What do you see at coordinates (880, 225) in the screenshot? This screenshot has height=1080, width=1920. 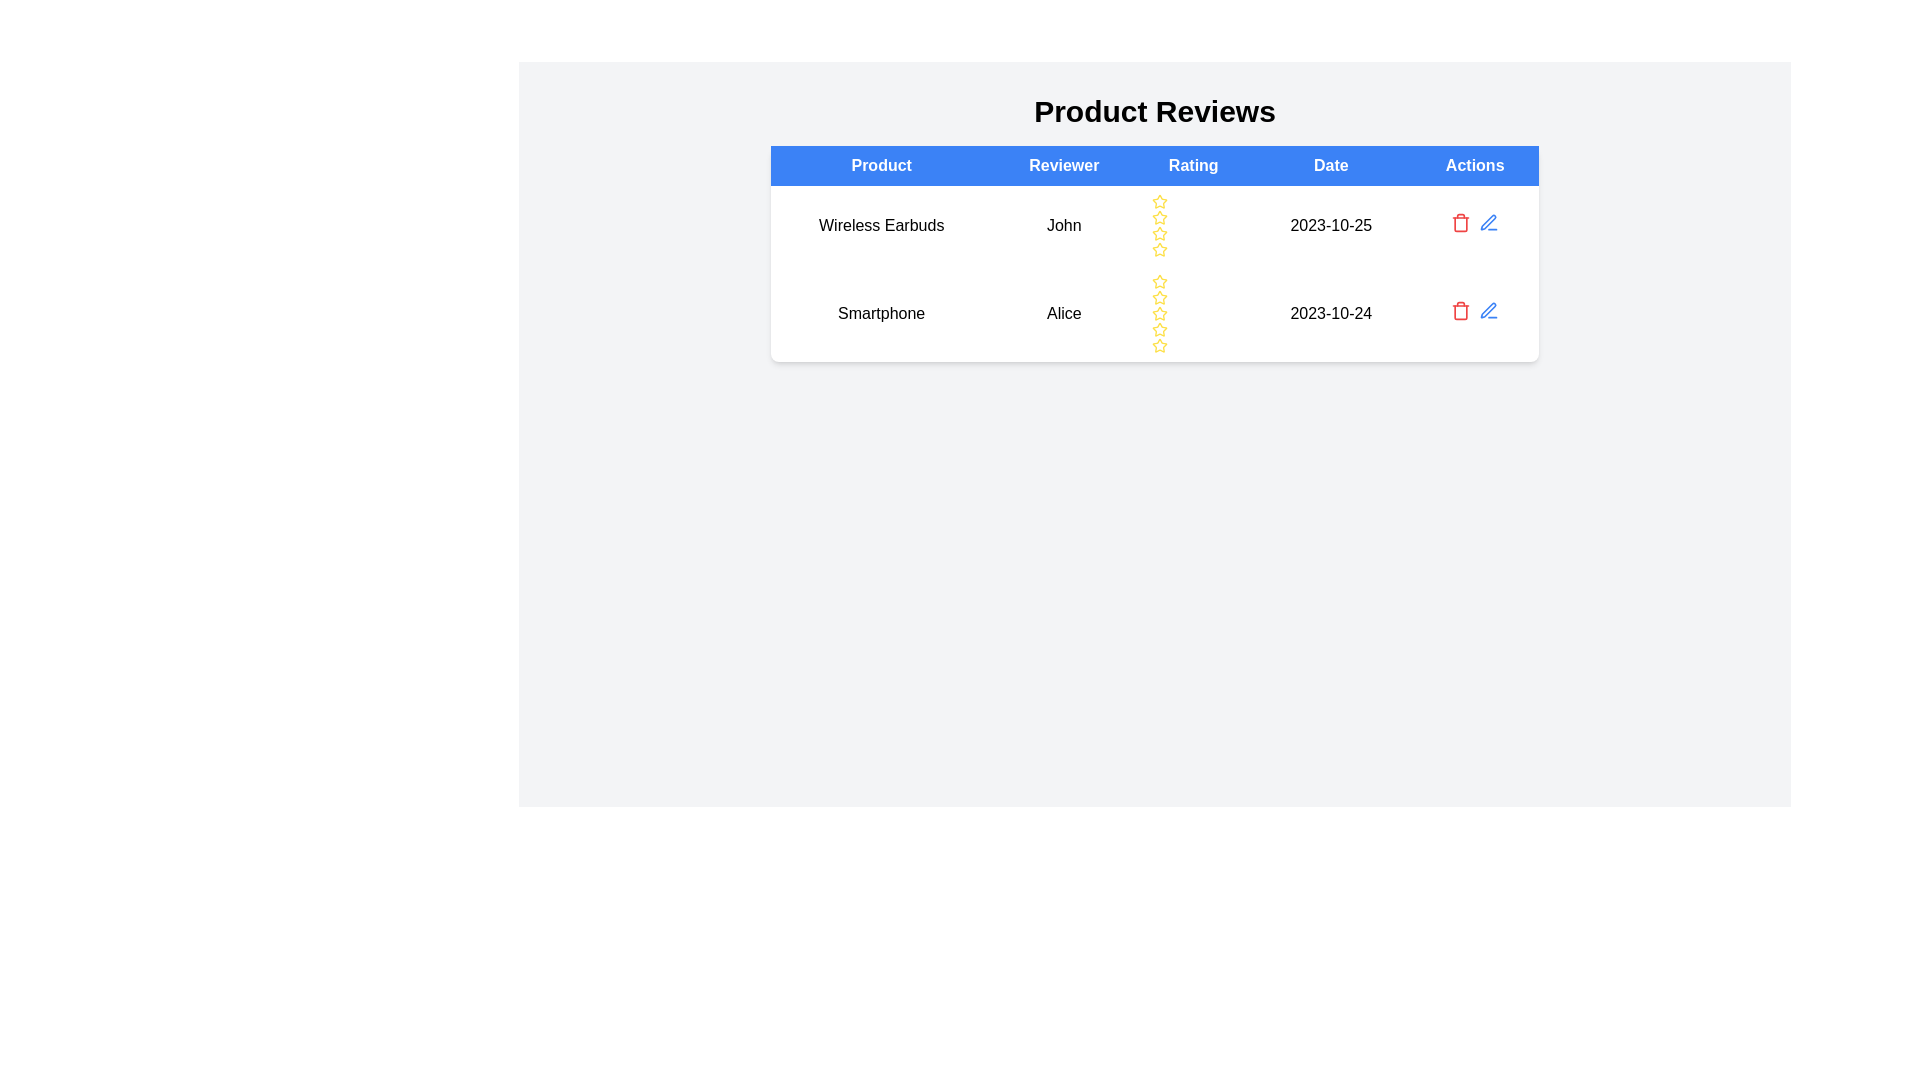 I see `the text label representing the name of the product being reviewed, located in the first column of the 'Product Reviews' table` at bounding box center [880, 225].